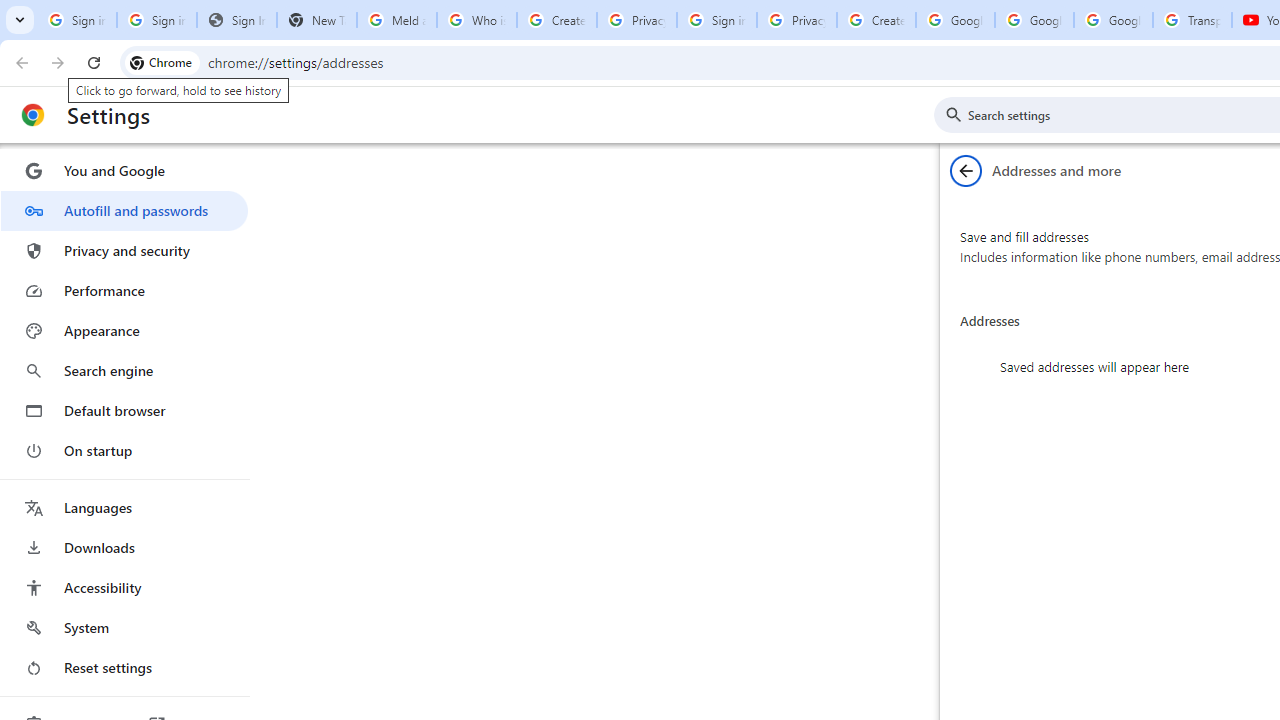 The height and width of the screenshot is (720, 1280). Describe the element at coordinates (123, 330) in the screenshot. I see `'Appearance'` at that location.